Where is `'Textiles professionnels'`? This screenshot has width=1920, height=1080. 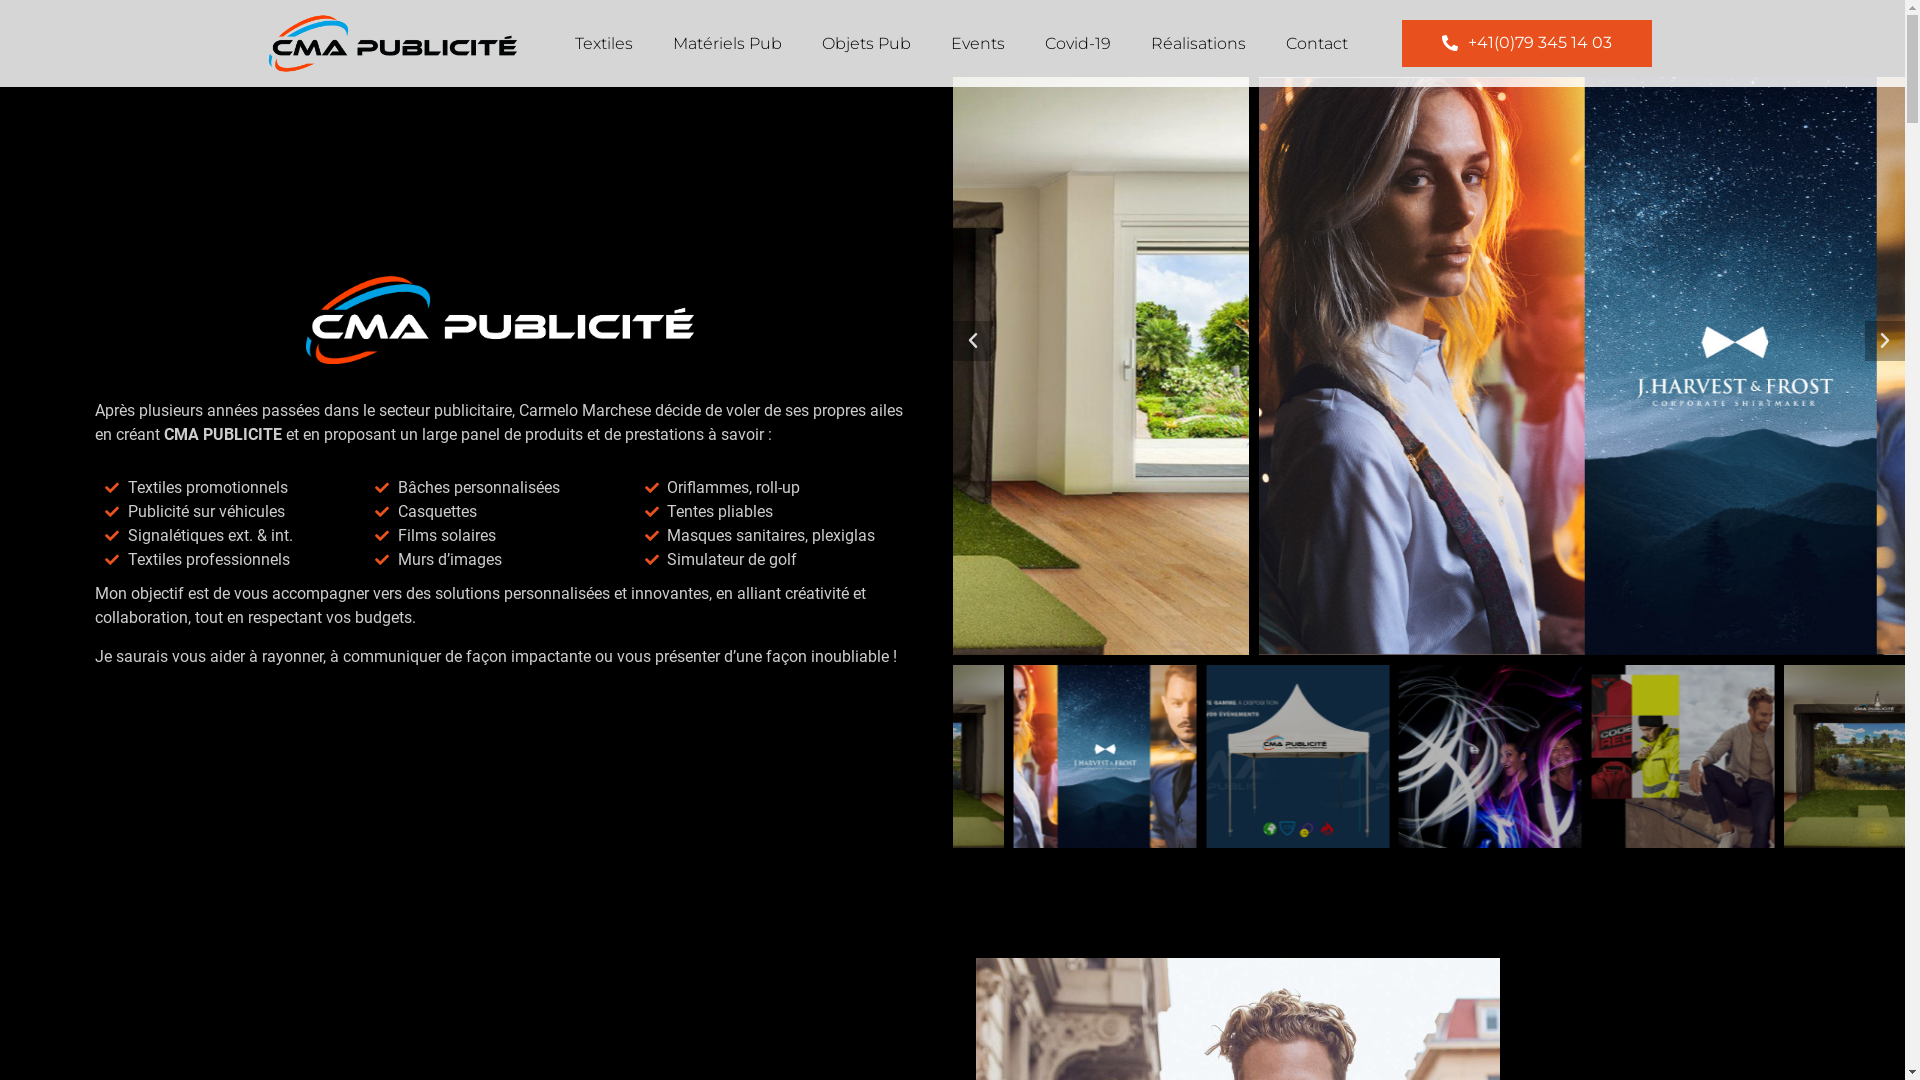 'Textiles professionnels' is located at coordinates (230, 559).